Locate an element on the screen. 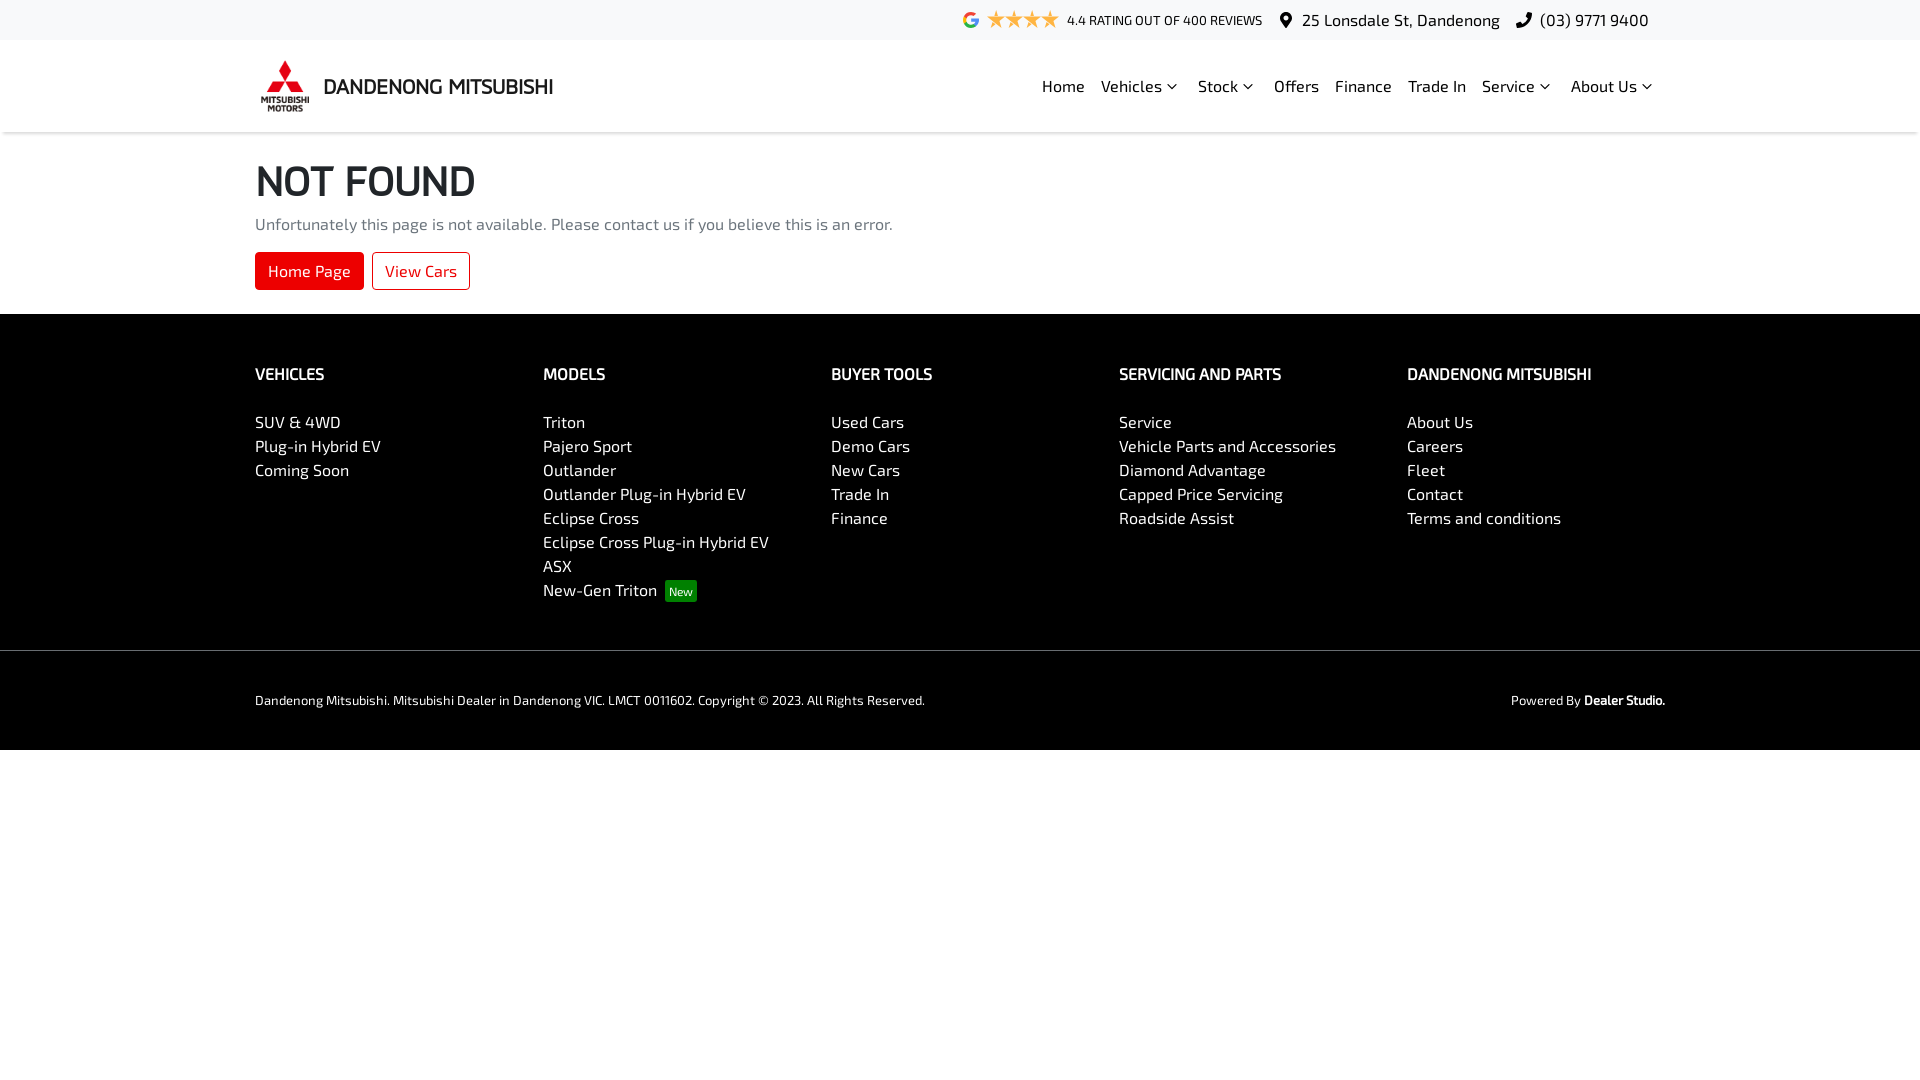 The width and height of the screenshot is (1920, 1080). 'Home Page' is located at coordinates (308, 270).